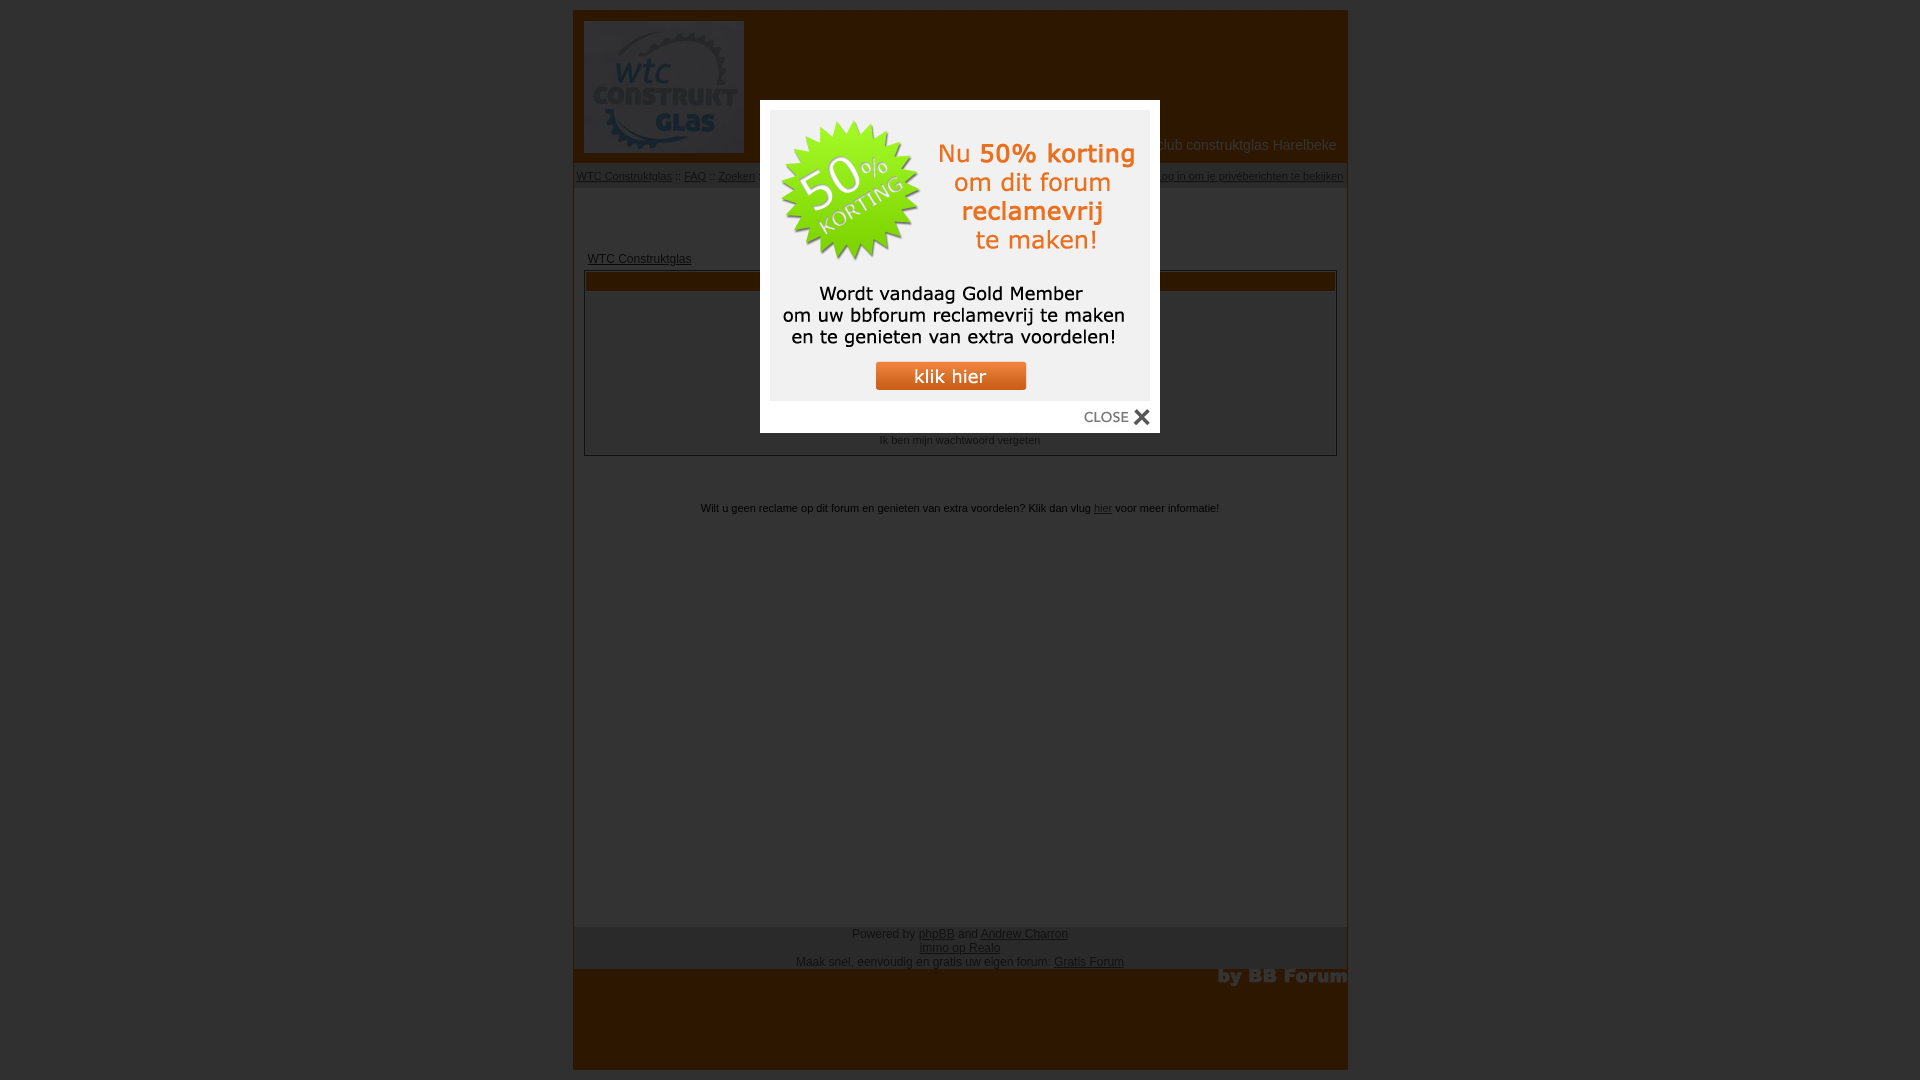  Describe the element at coordinates (960, 947) in the screenshot. I see `'immo op Realo'` at that location.